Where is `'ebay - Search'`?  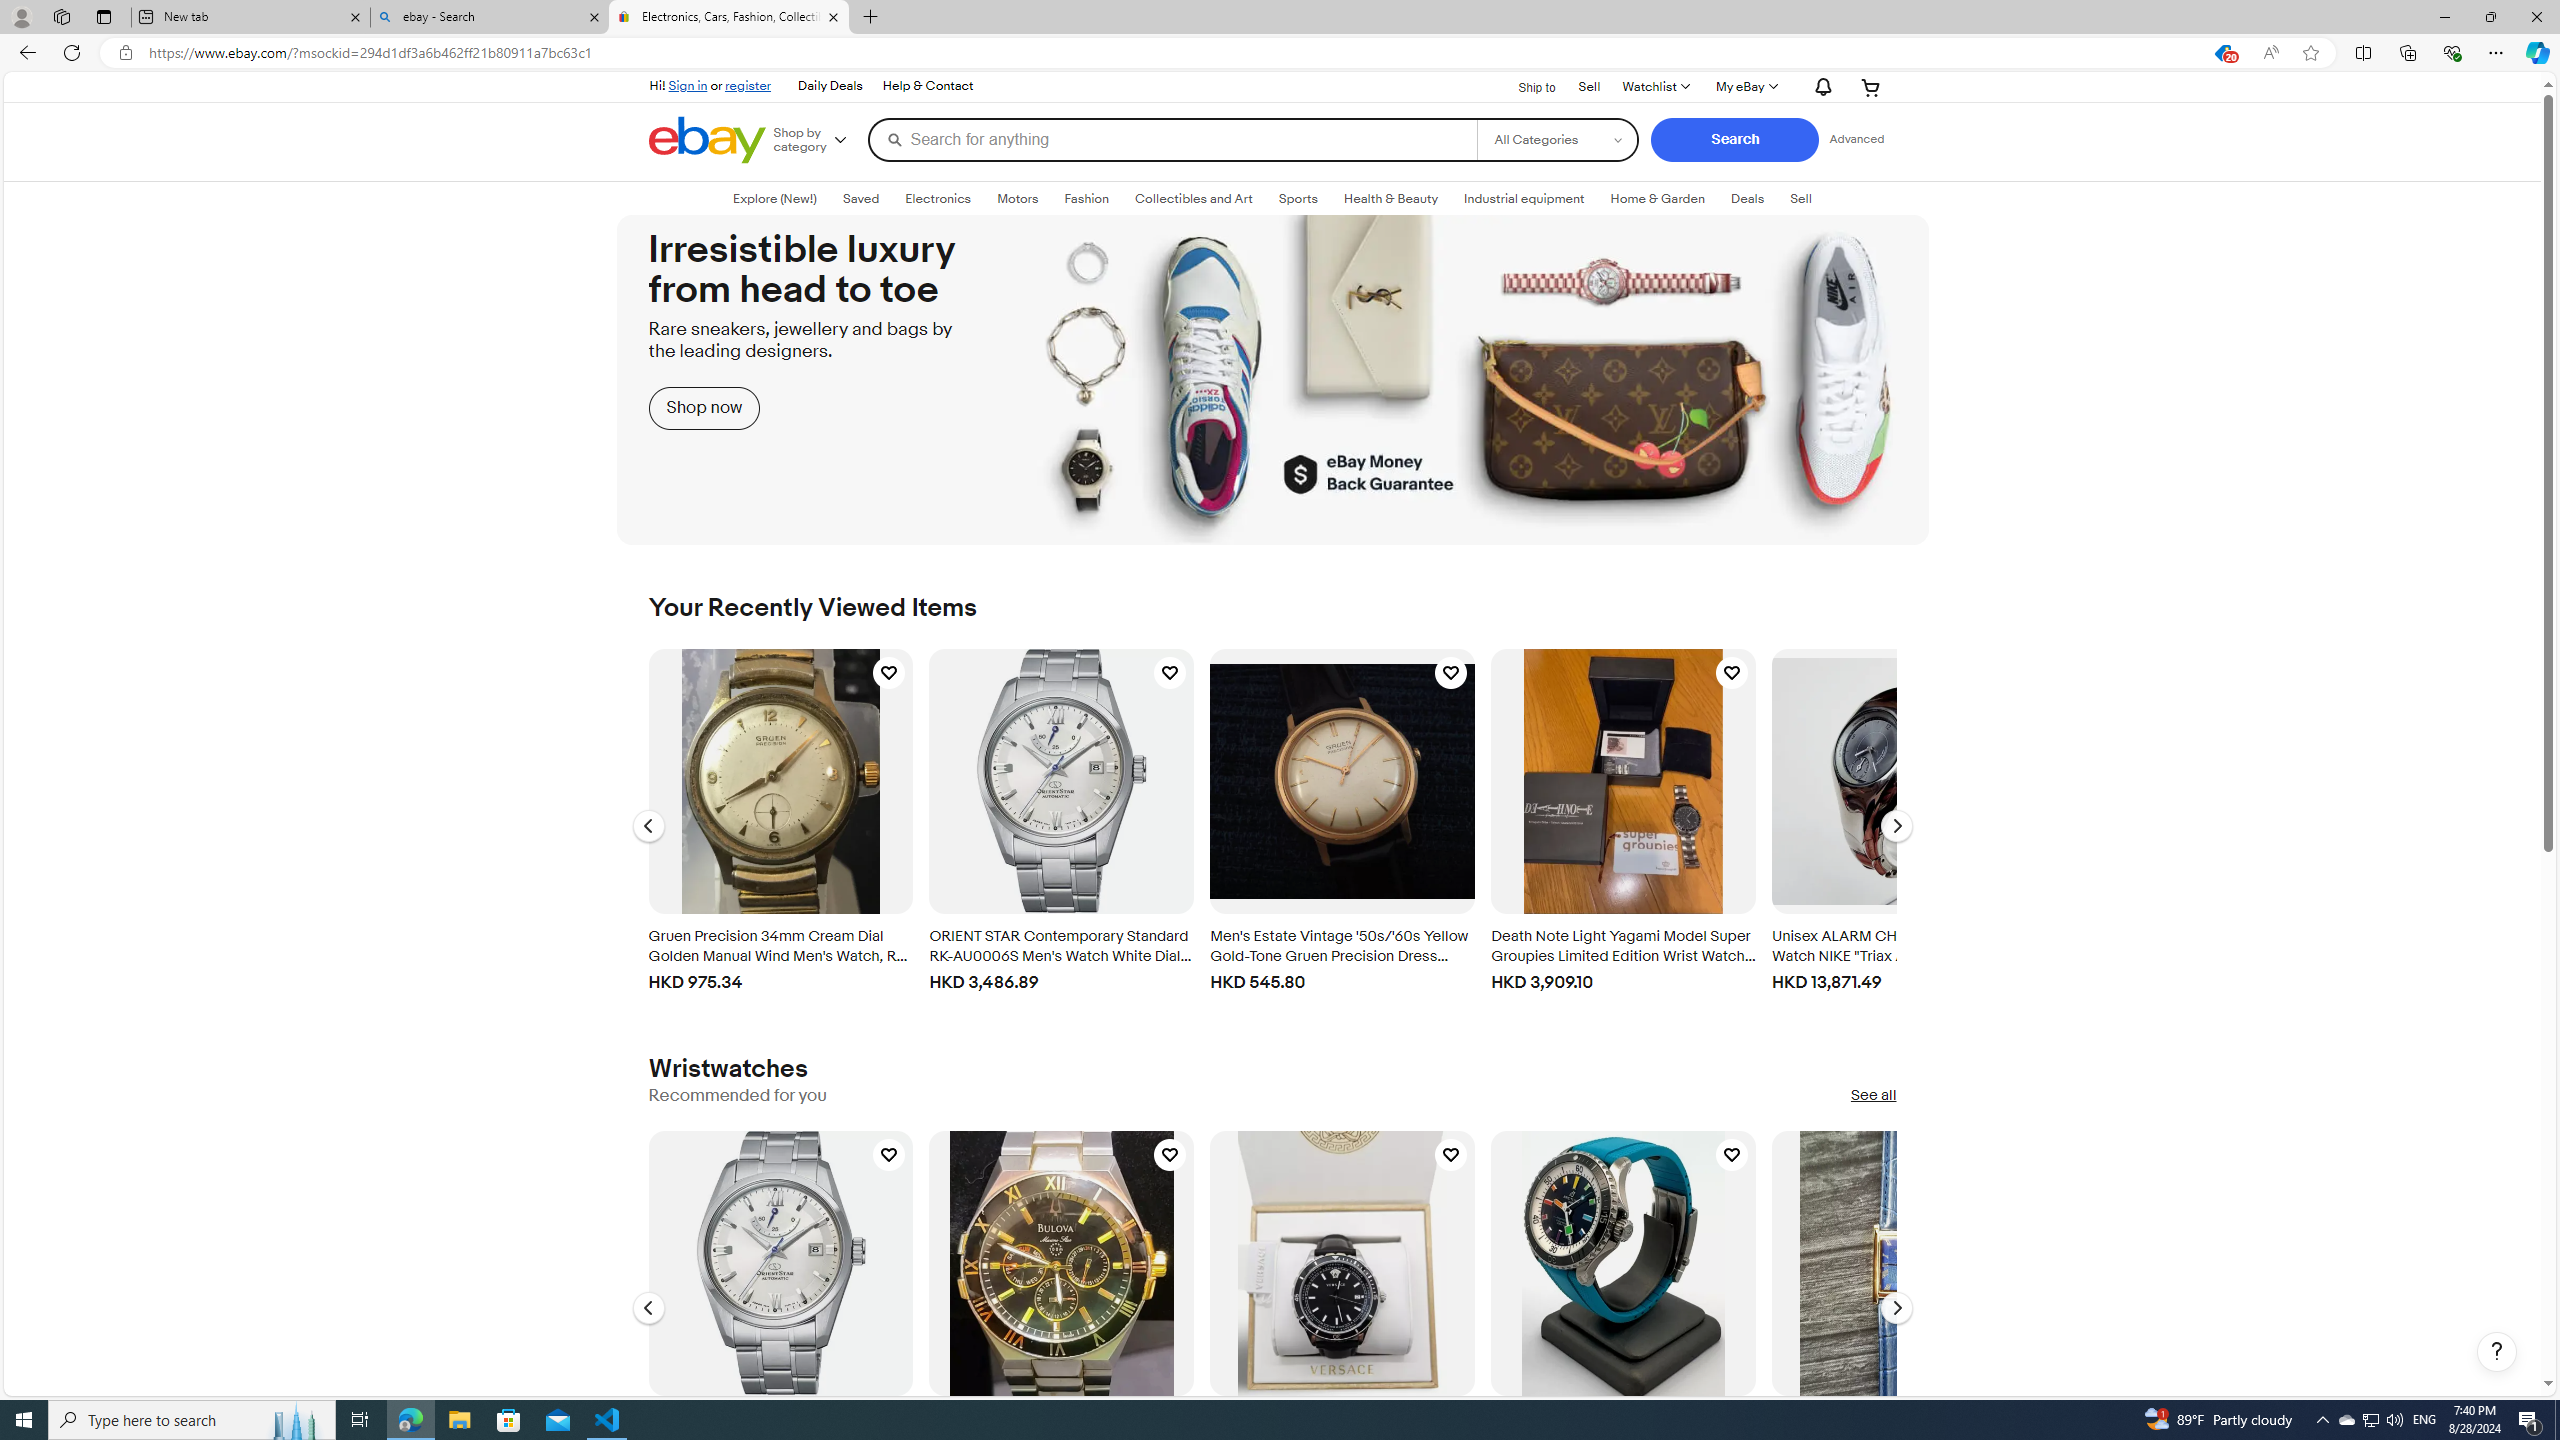
'ebay - Search' is located at coordinates (488, 16).